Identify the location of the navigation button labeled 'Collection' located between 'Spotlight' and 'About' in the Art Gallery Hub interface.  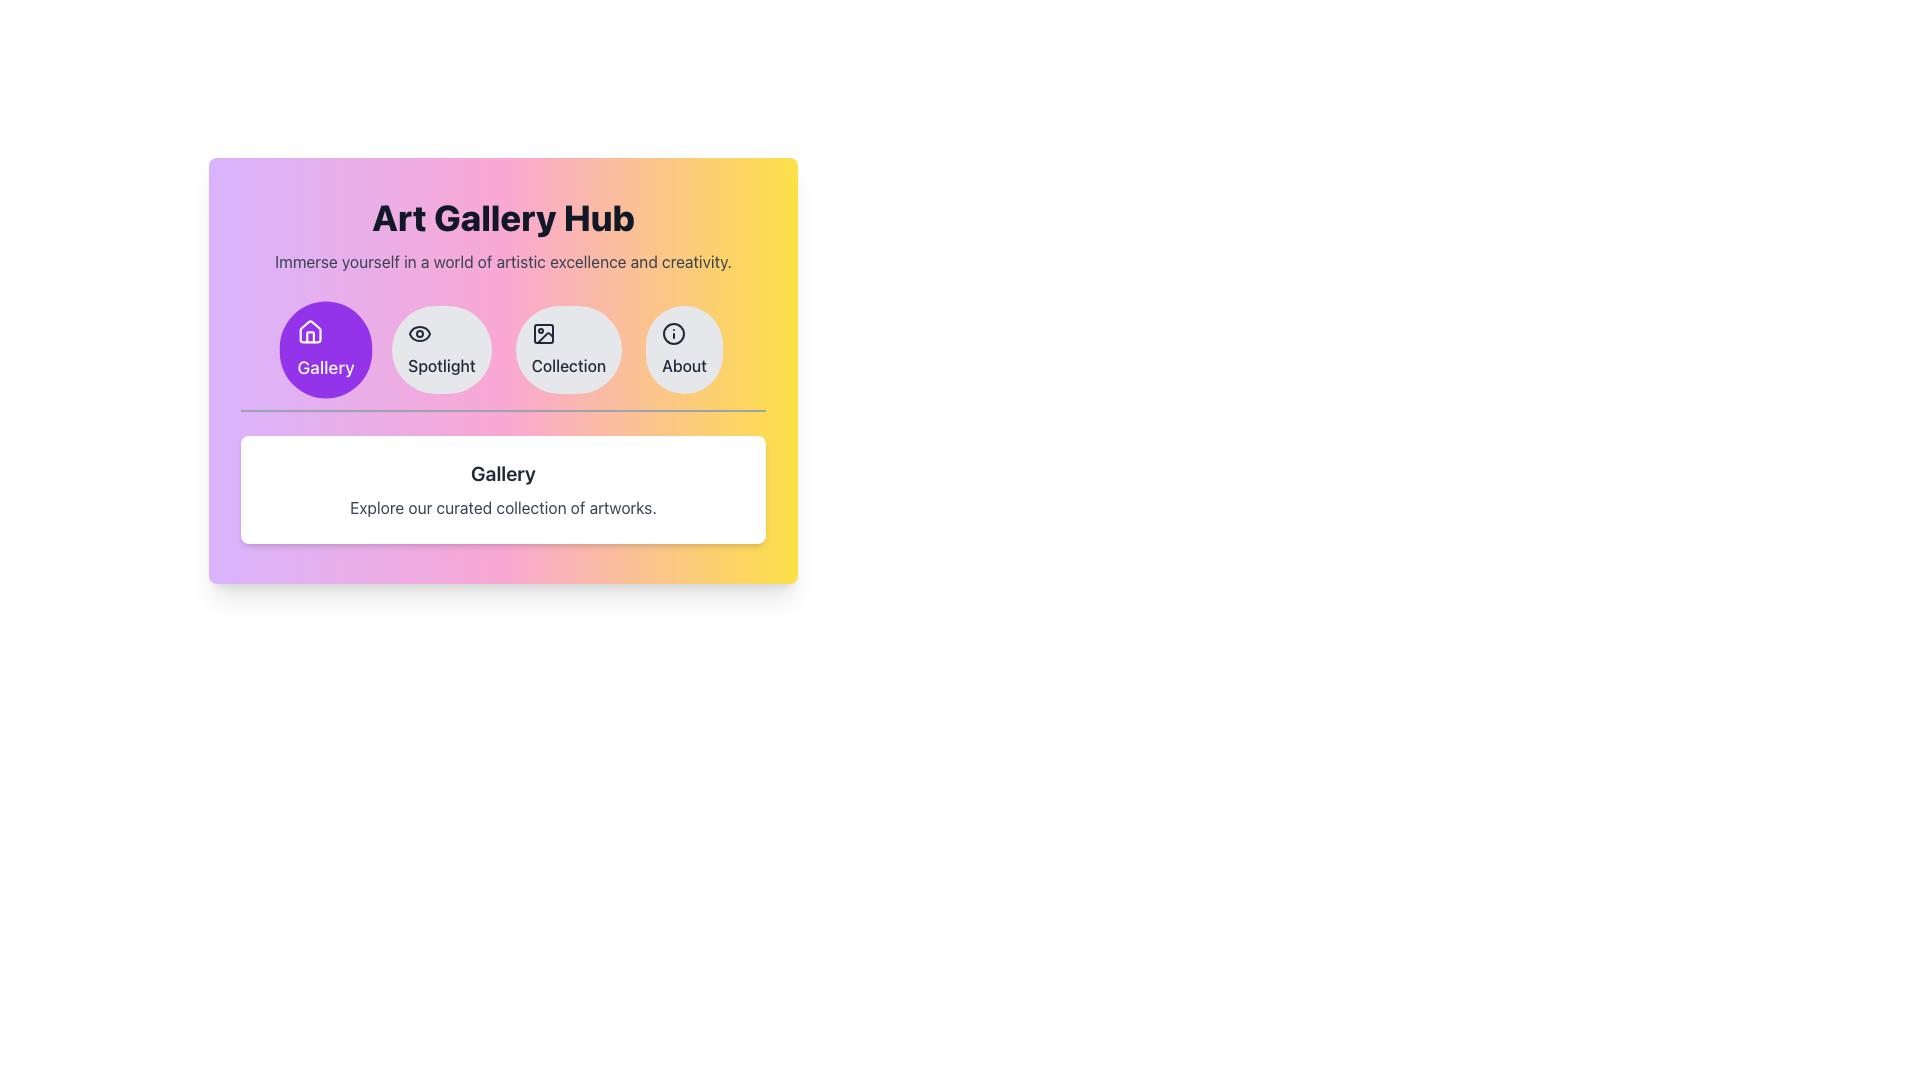
(567, 349).